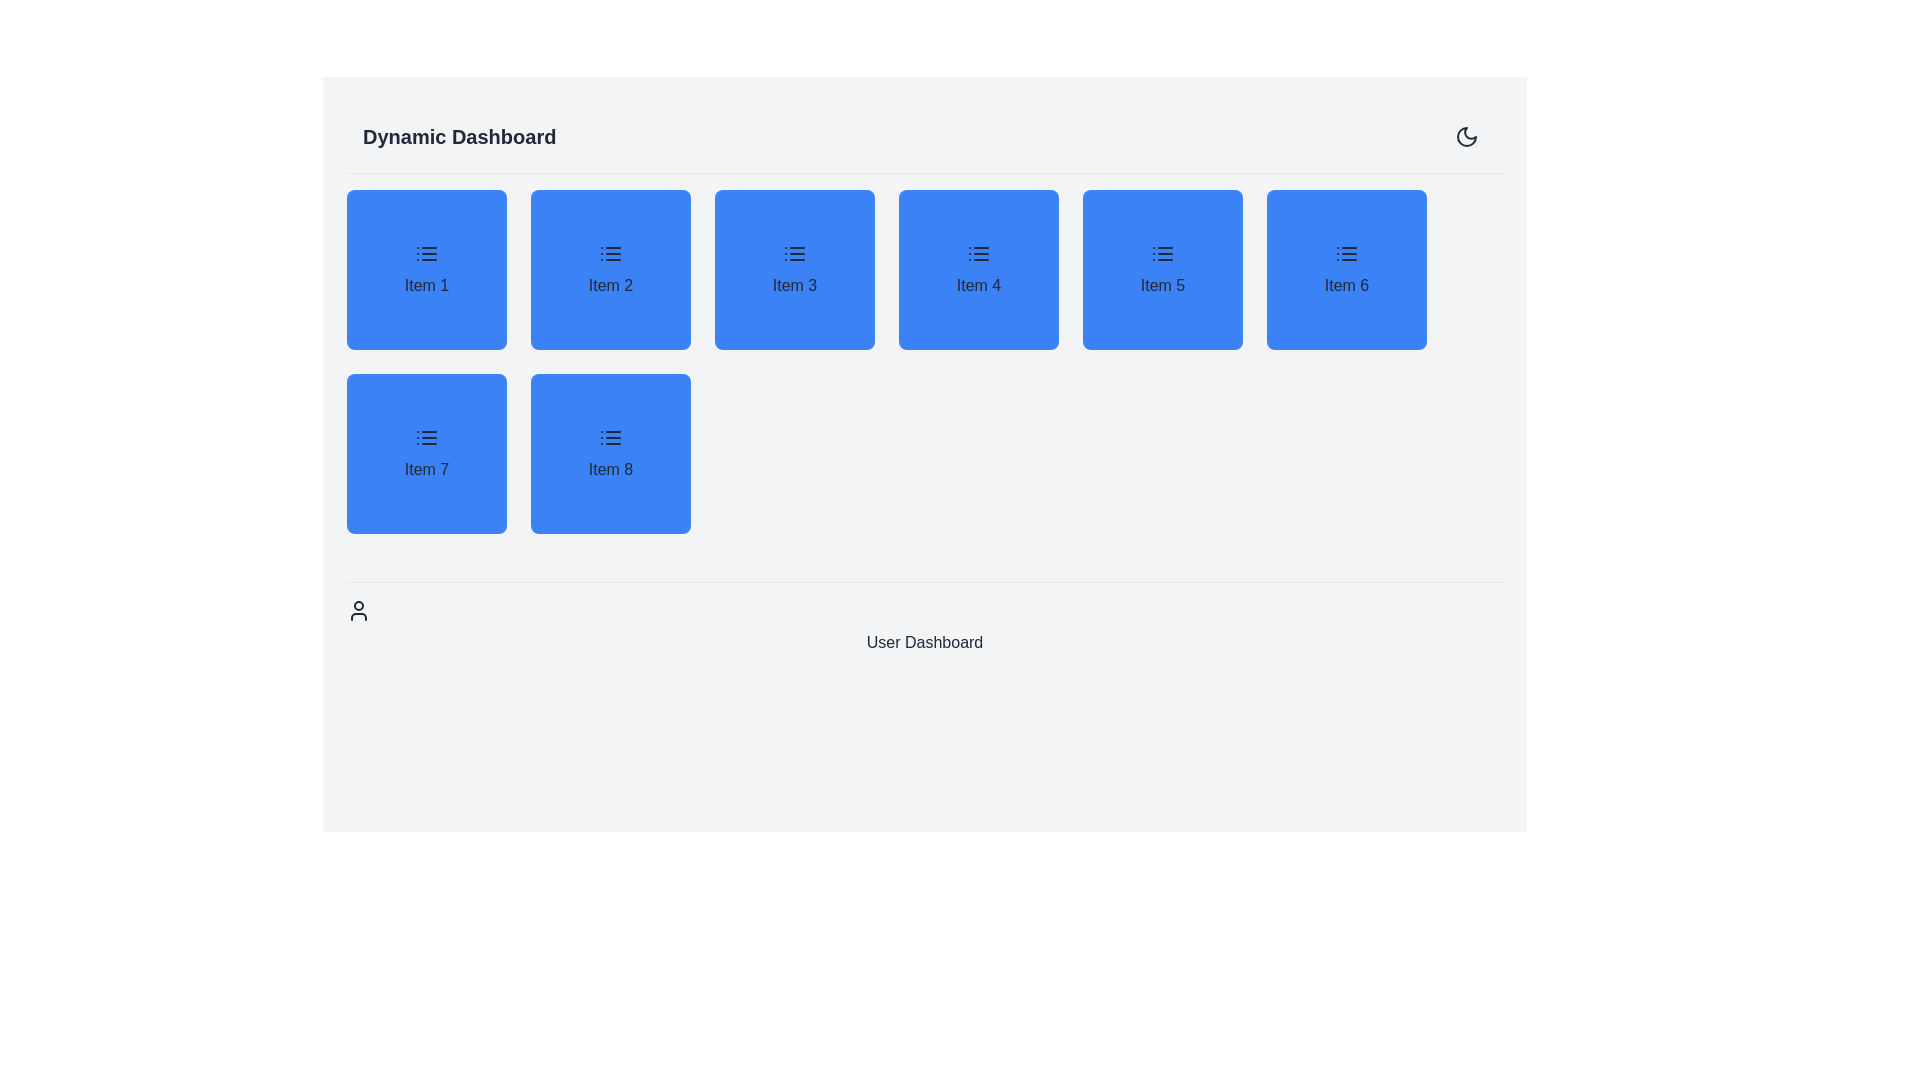 The width and height of the screenshot is (1920, 1080). What do you see at coordinates (359, 609) in the screenshot?
I see `the user-related action icon located near the bottom-left of the interface under the 'User Dashboard' section` at bounding box center [359, 609].